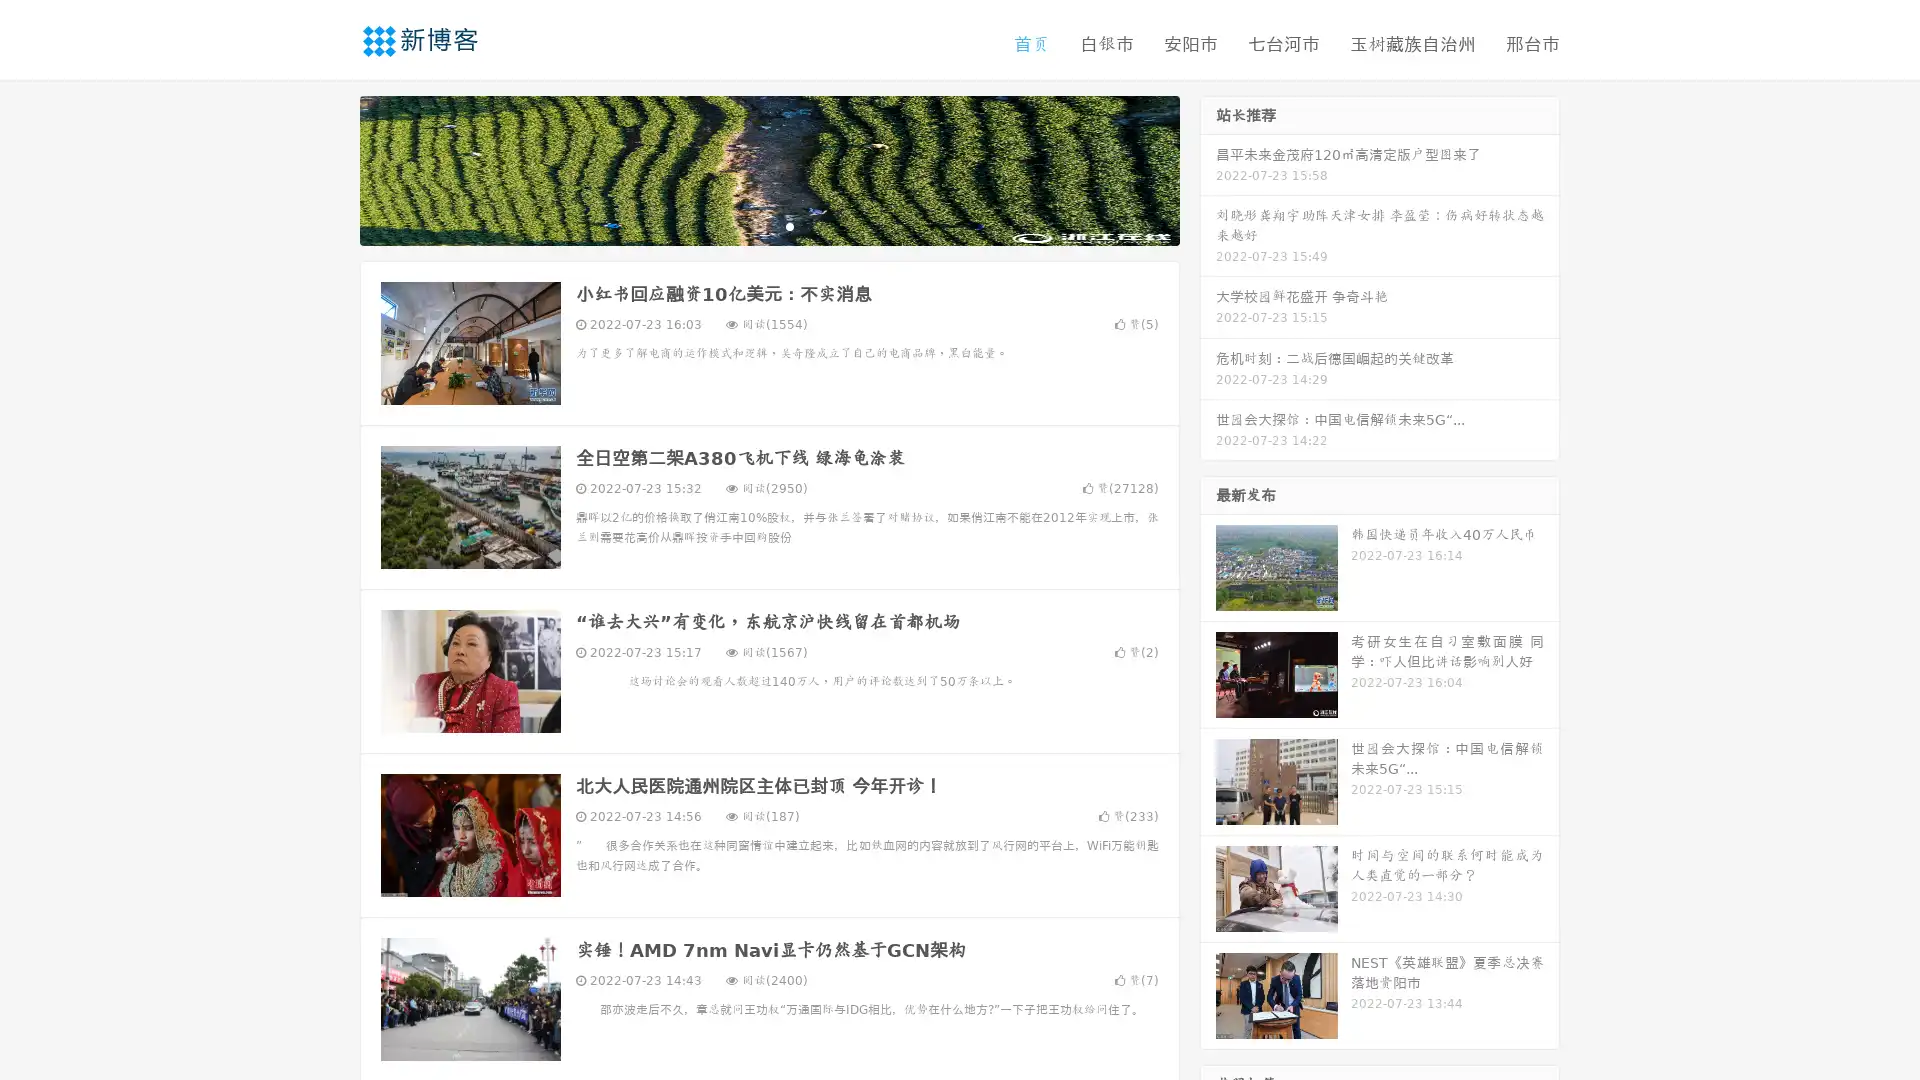  I want to click on Go to slide 2, so click(768, 225).